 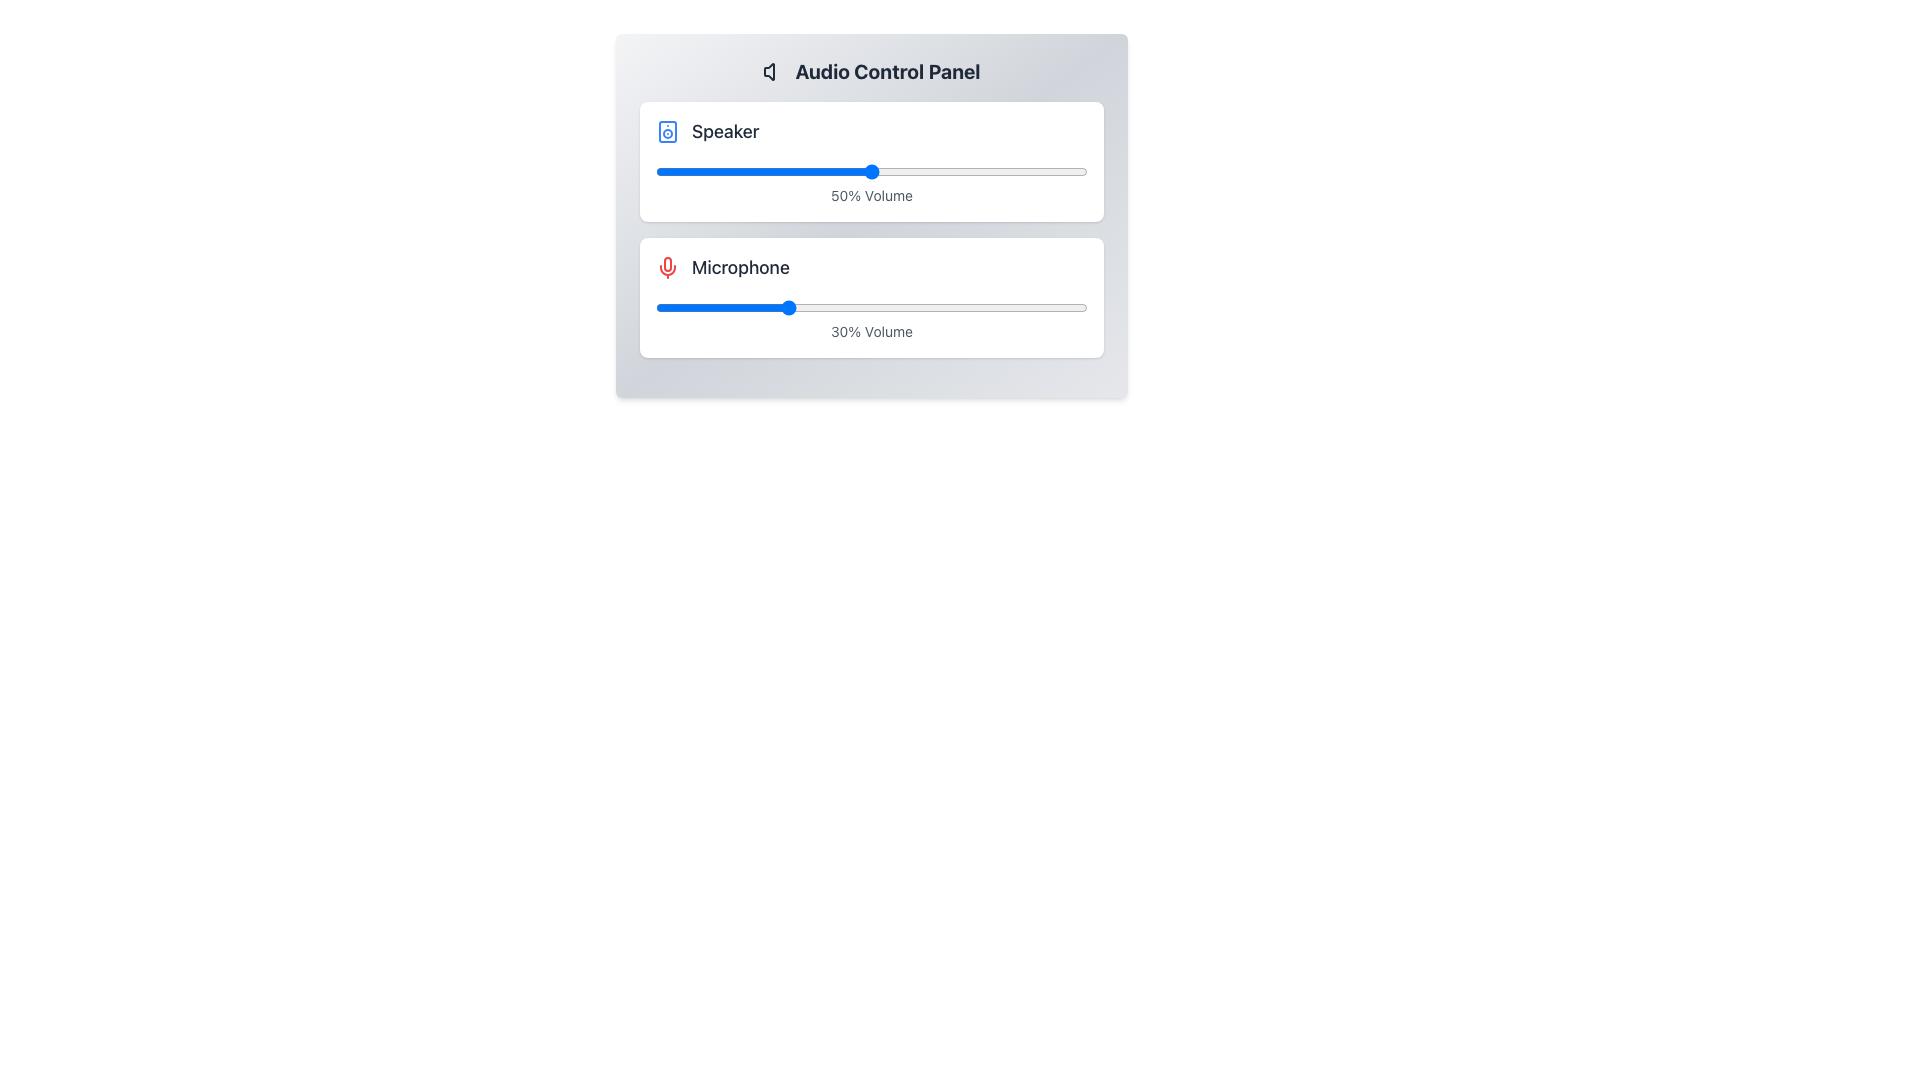 What do you see at coordinates (664, 308) in the screenshot?
I see `the microphone volume` at bounding box center [664, 308].